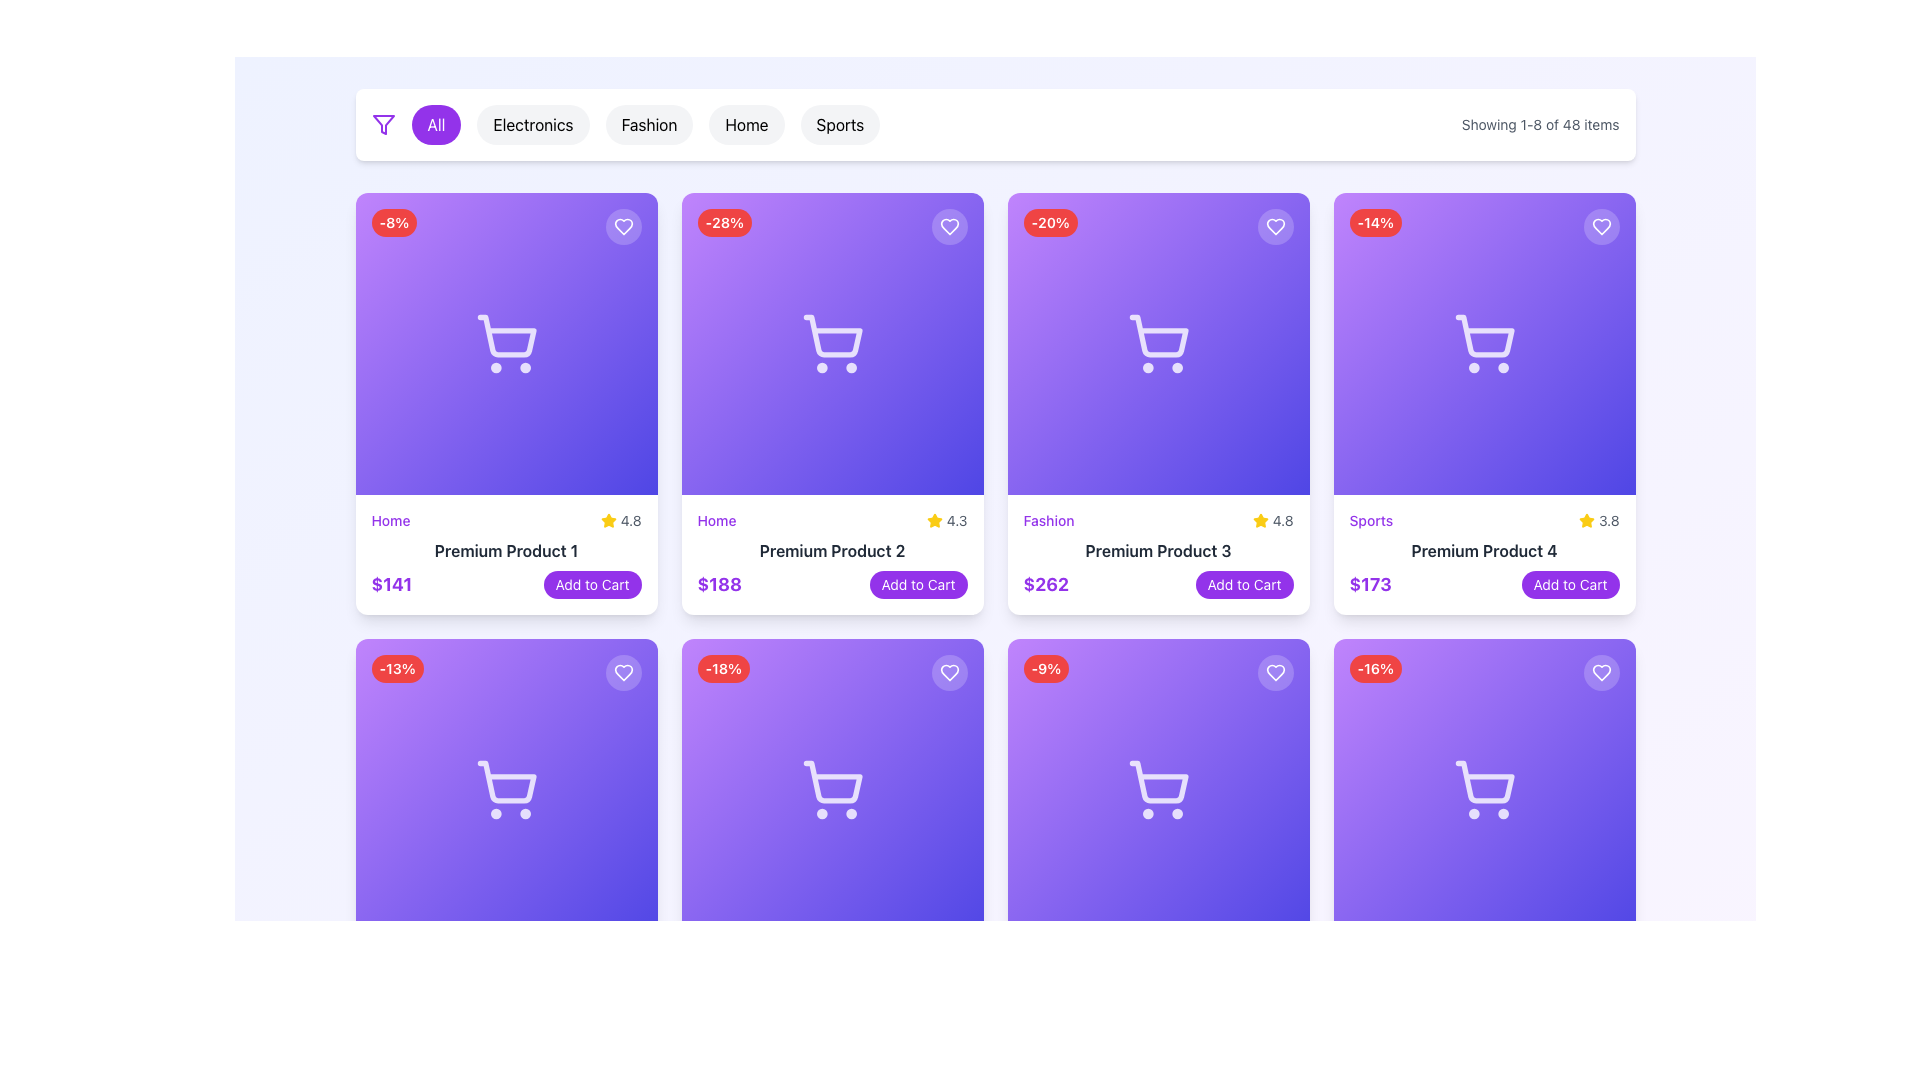 This screenshot has width=1920, height=1080. Describe the element at coordinates (1158, 781) in the screenshot. I see `the shopping cart icon, which is a rounded rectangular shape with two circles at the bottom, located in the lower section of a product information card` at that location.